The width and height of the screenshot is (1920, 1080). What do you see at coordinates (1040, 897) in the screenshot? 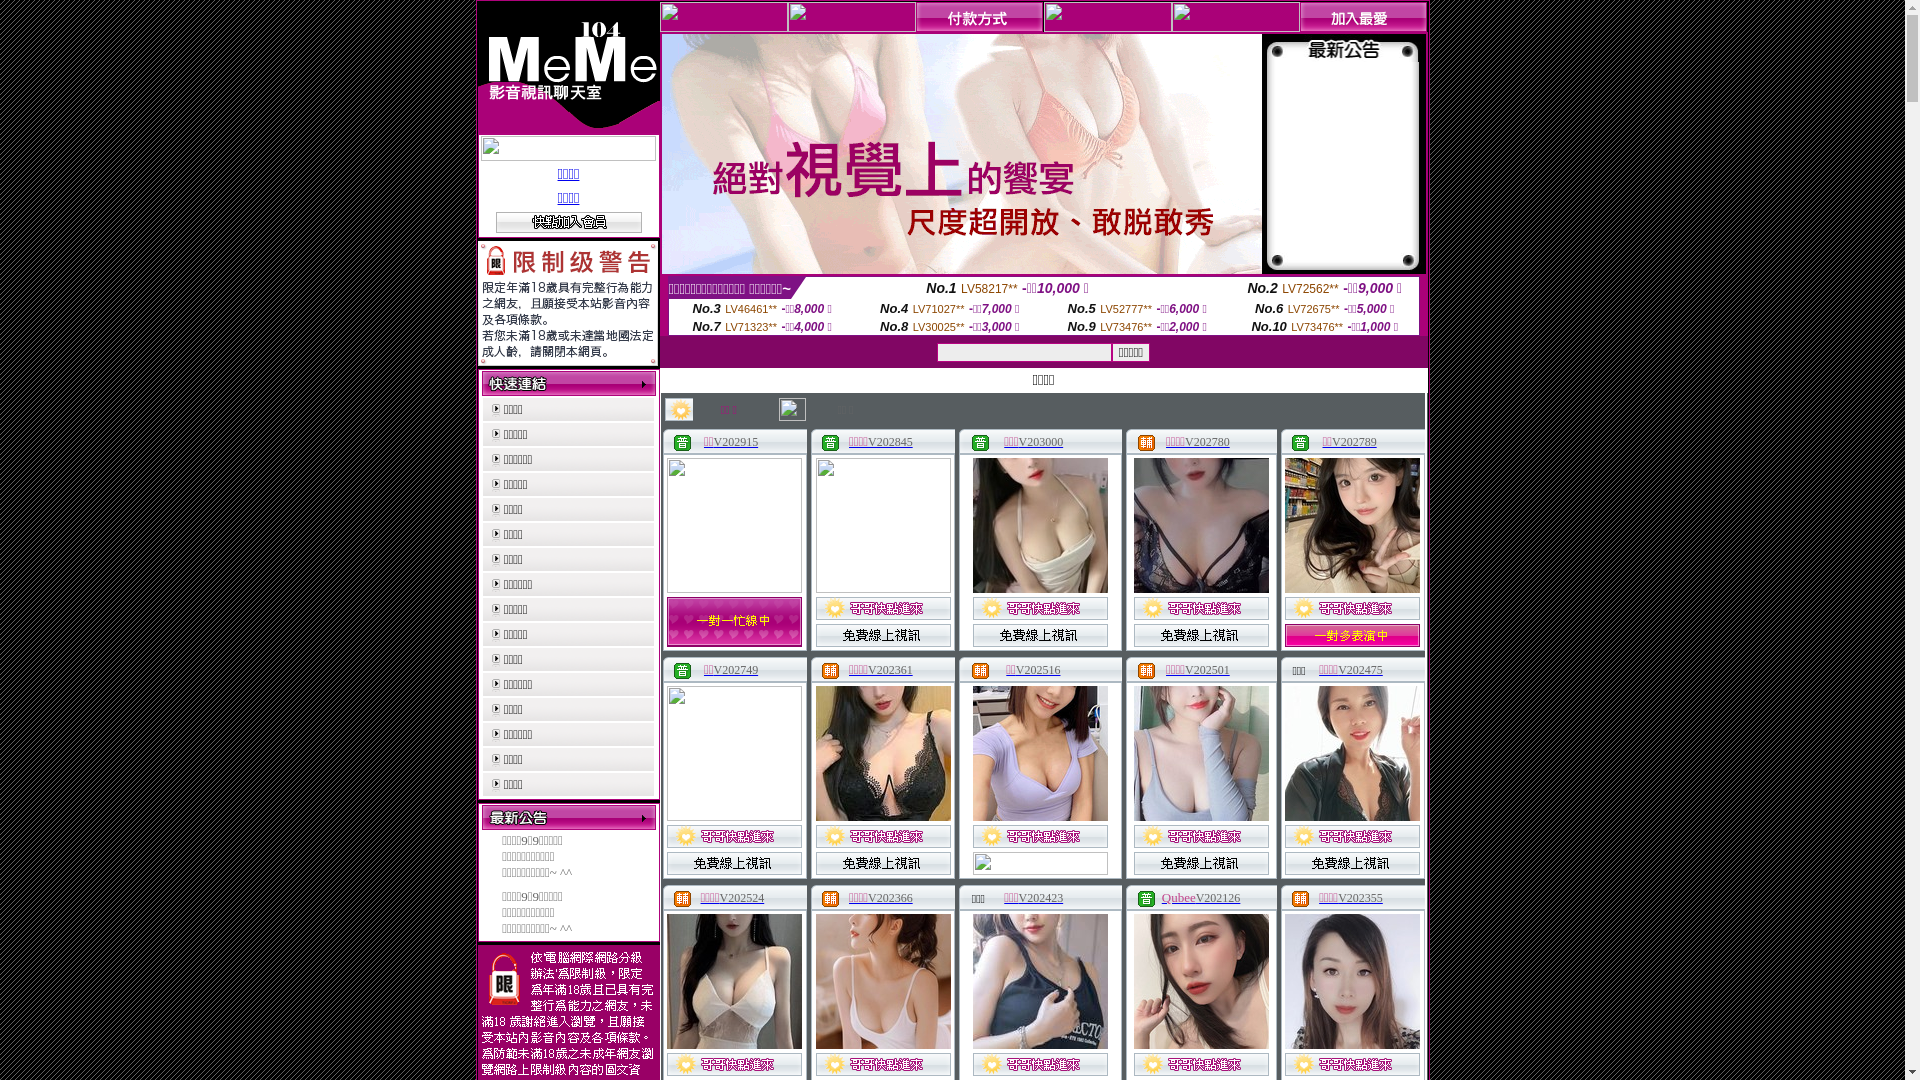
I see `'V202423'` at bounding box center [1040, 897].